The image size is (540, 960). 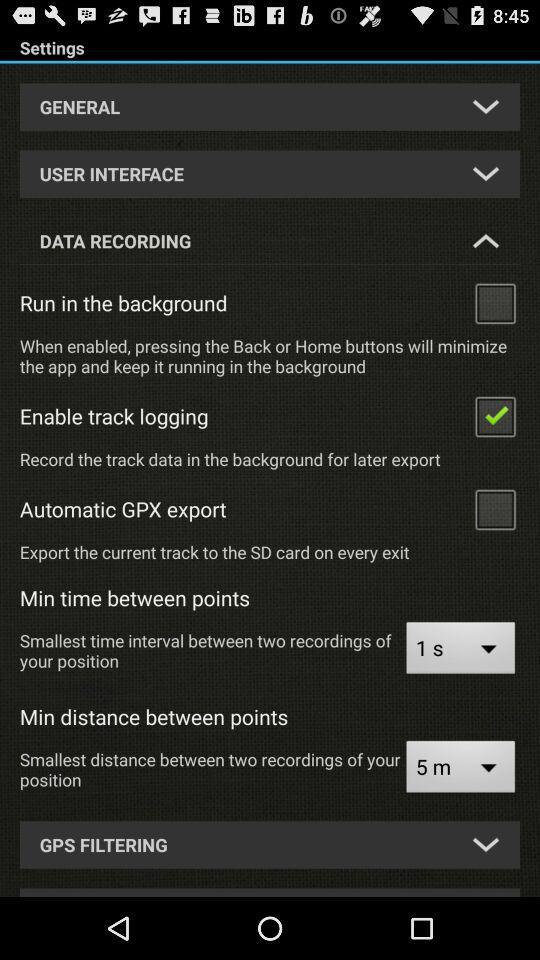 I want to click on the box right to automatic gpx export, so click(x=494, y=507).